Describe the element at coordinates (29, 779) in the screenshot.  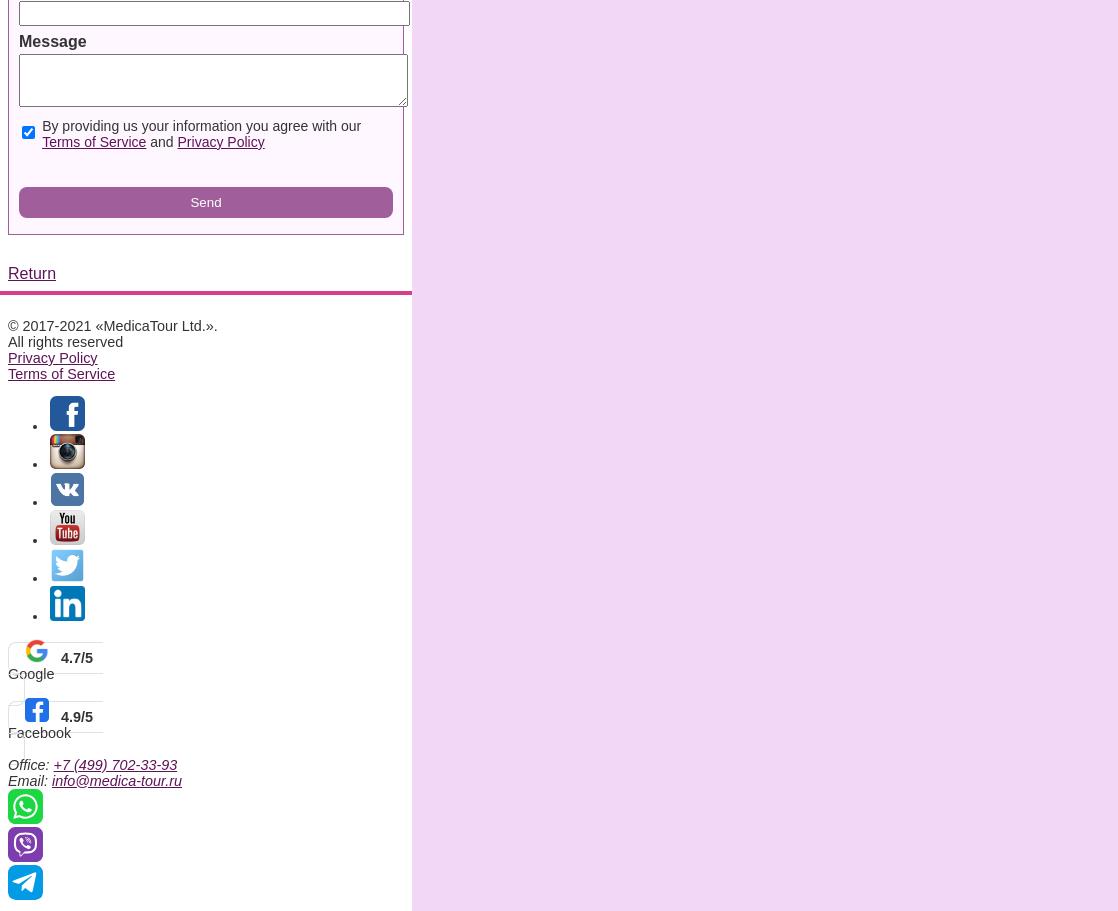
I see `'Email:'` at that location.